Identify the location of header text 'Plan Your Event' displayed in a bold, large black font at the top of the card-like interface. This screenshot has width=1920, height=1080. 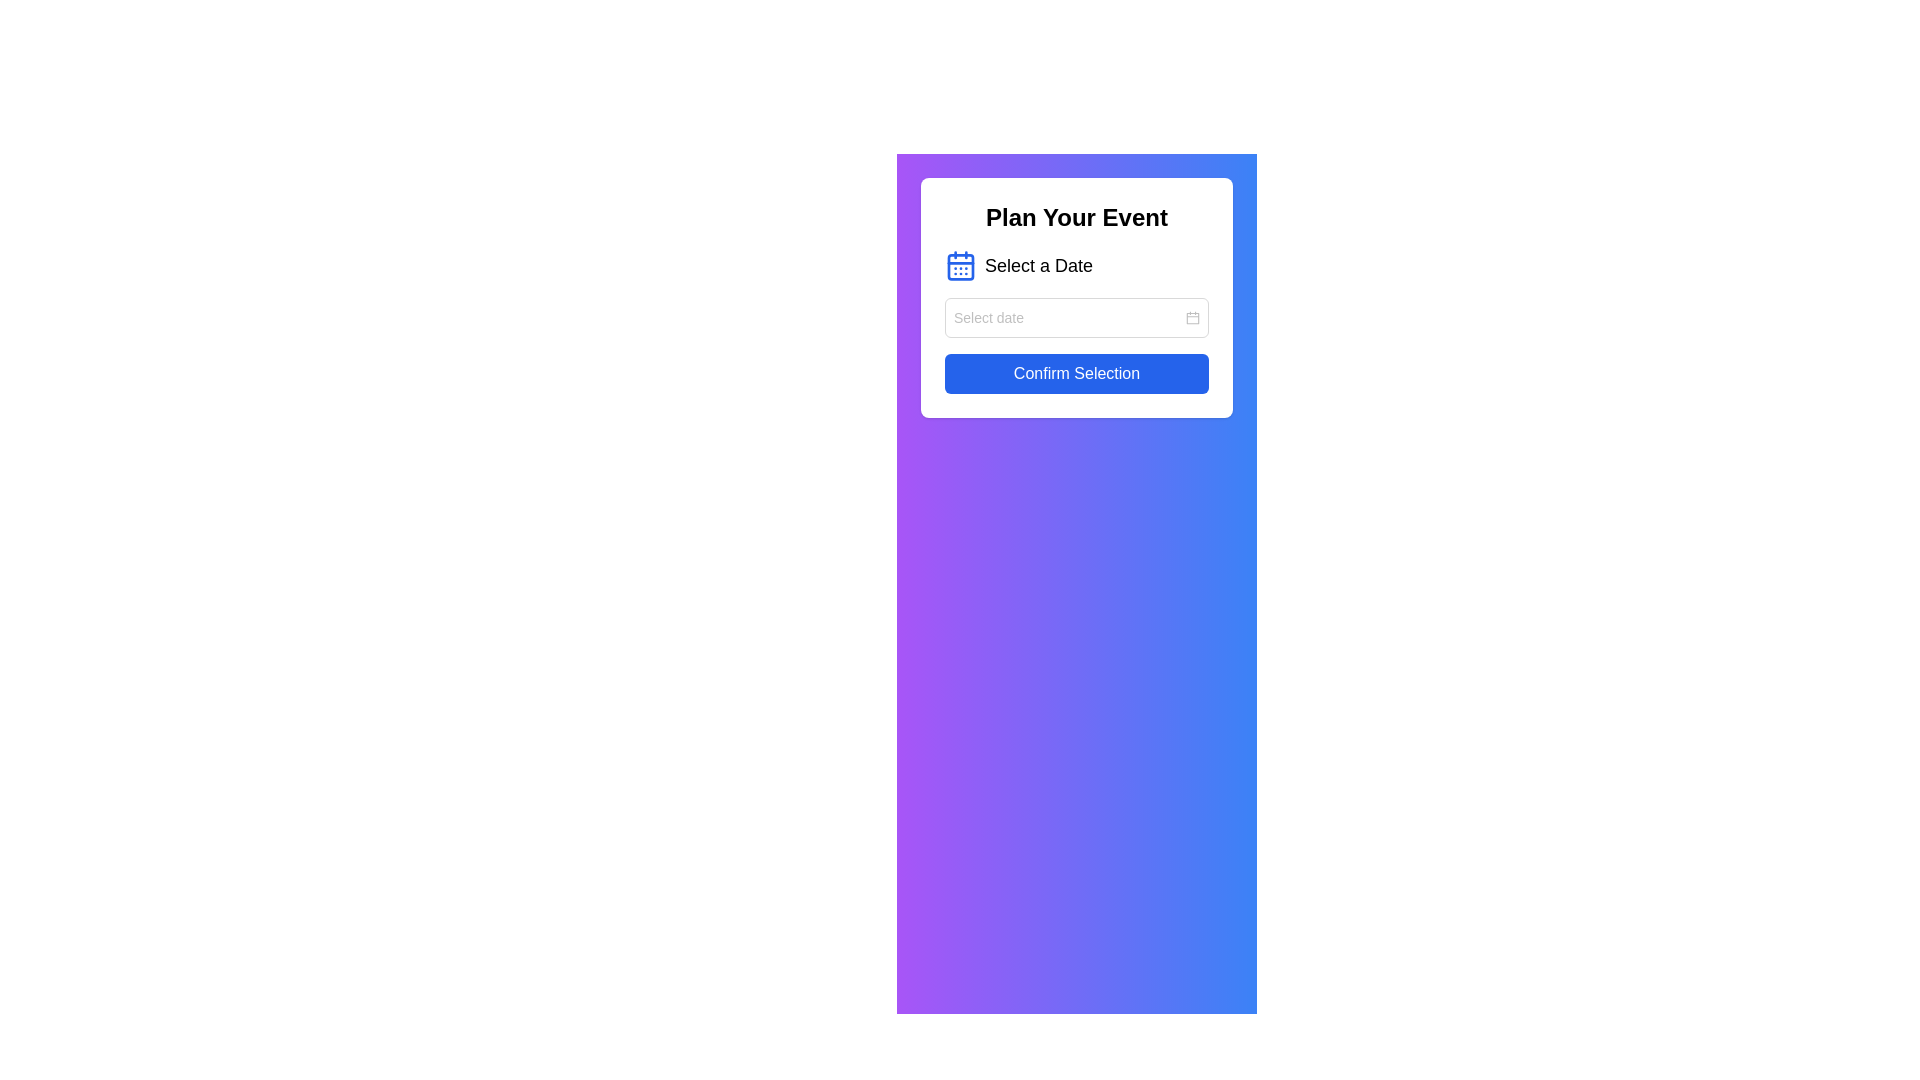
(1075, 218).